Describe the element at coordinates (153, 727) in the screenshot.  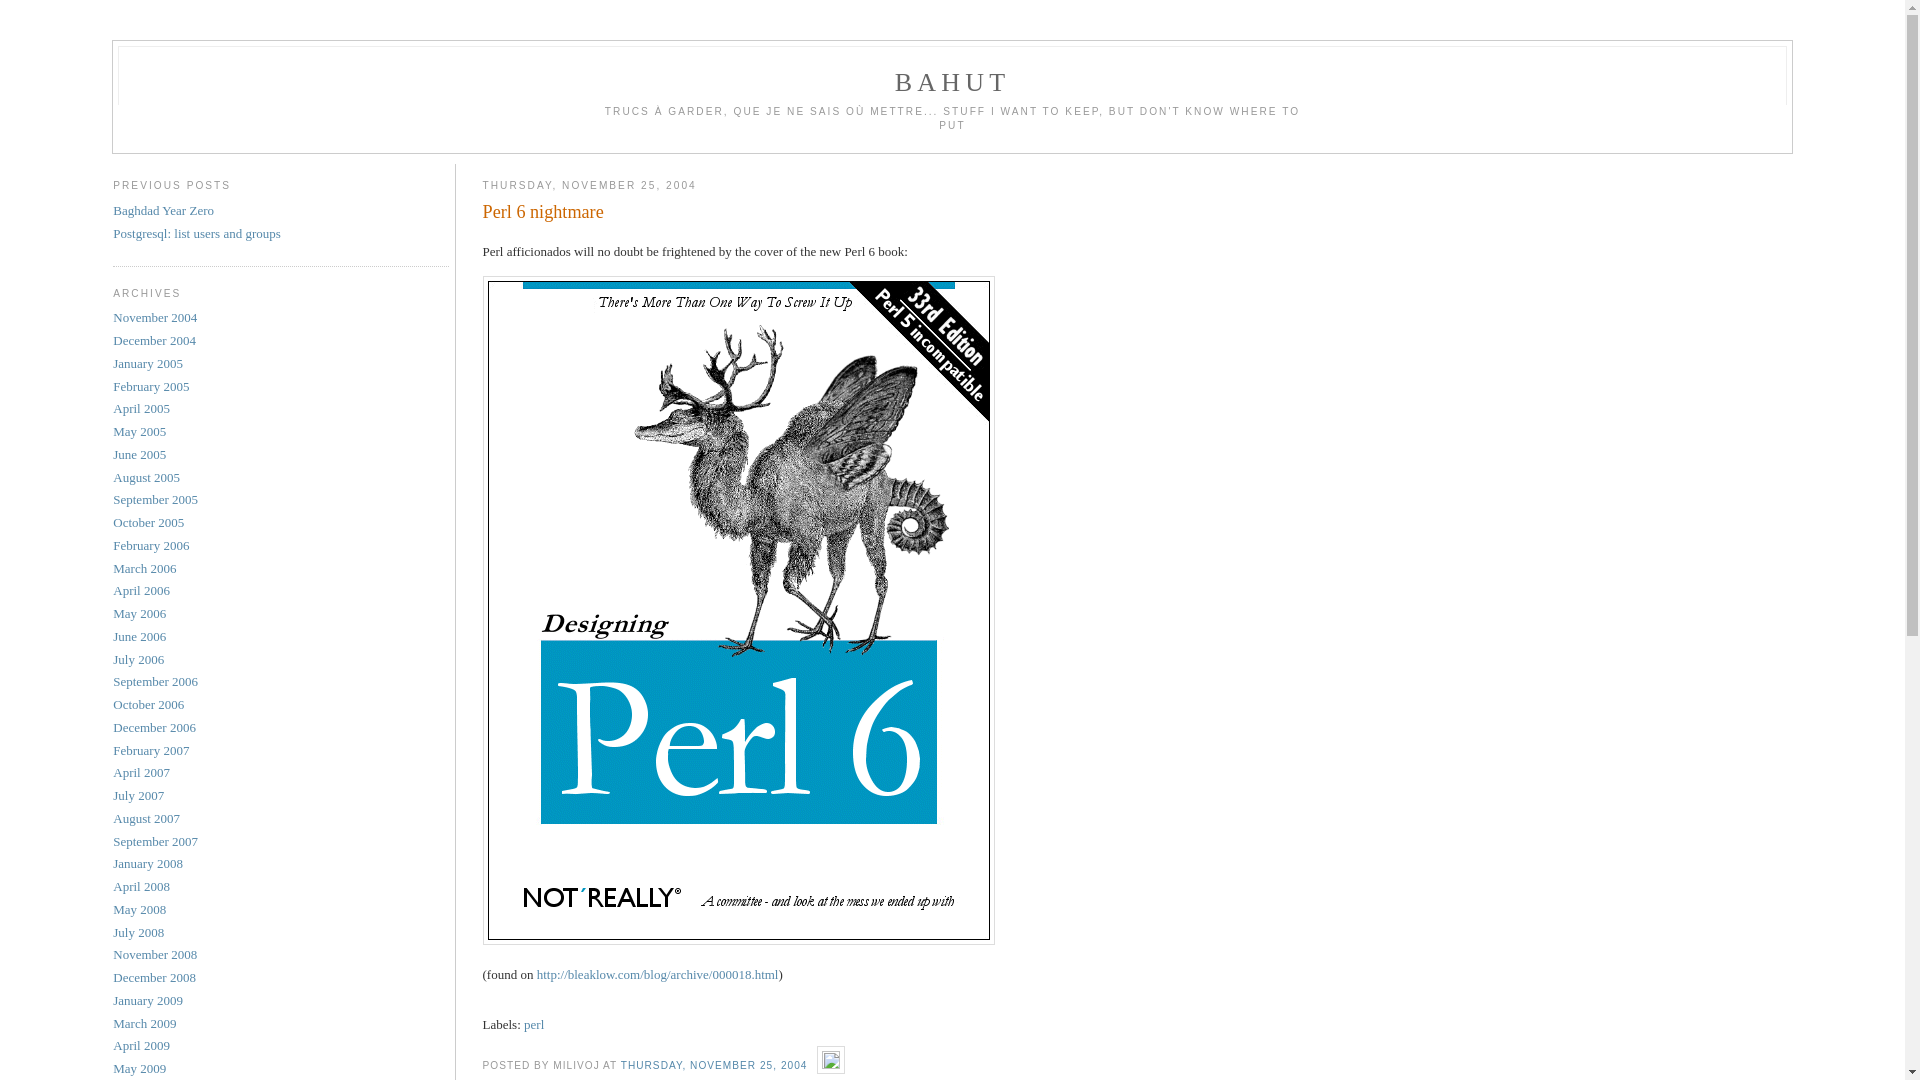
I see `'December 2006'` at that location.